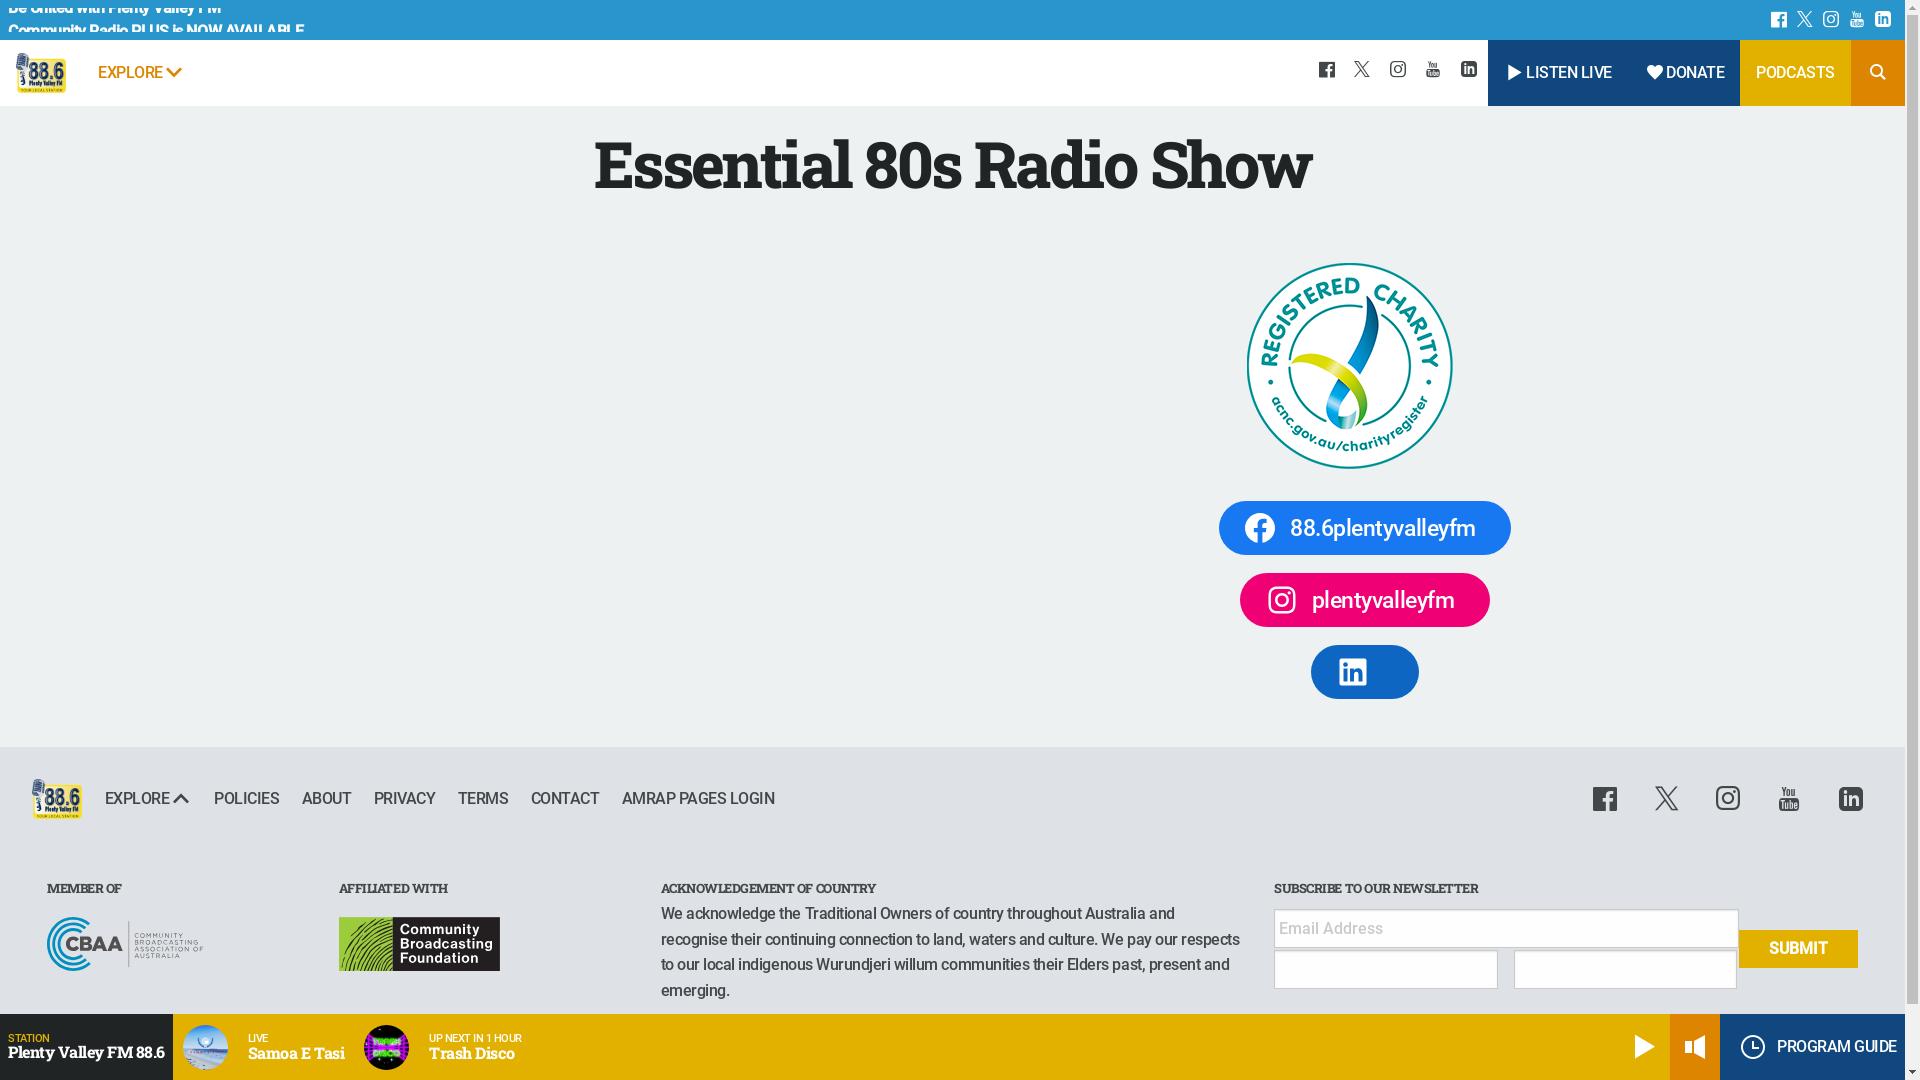 This screenshot has height=1080, width=1920. Describe the element at coordinates (146, 797) in the screenshot. I see `'EXPLORE'` at that location.